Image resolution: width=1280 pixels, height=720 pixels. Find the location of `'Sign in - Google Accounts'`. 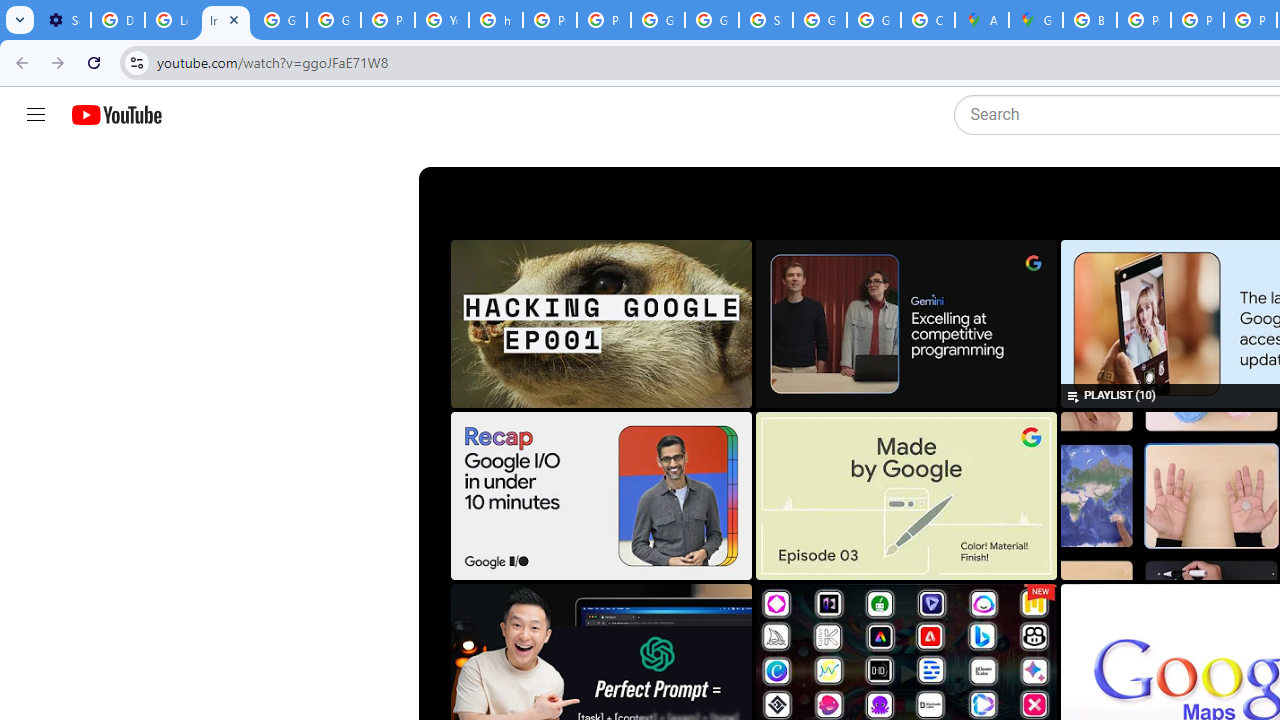

'Sign in - Google Accounts' is located at coordinates (765, 20).